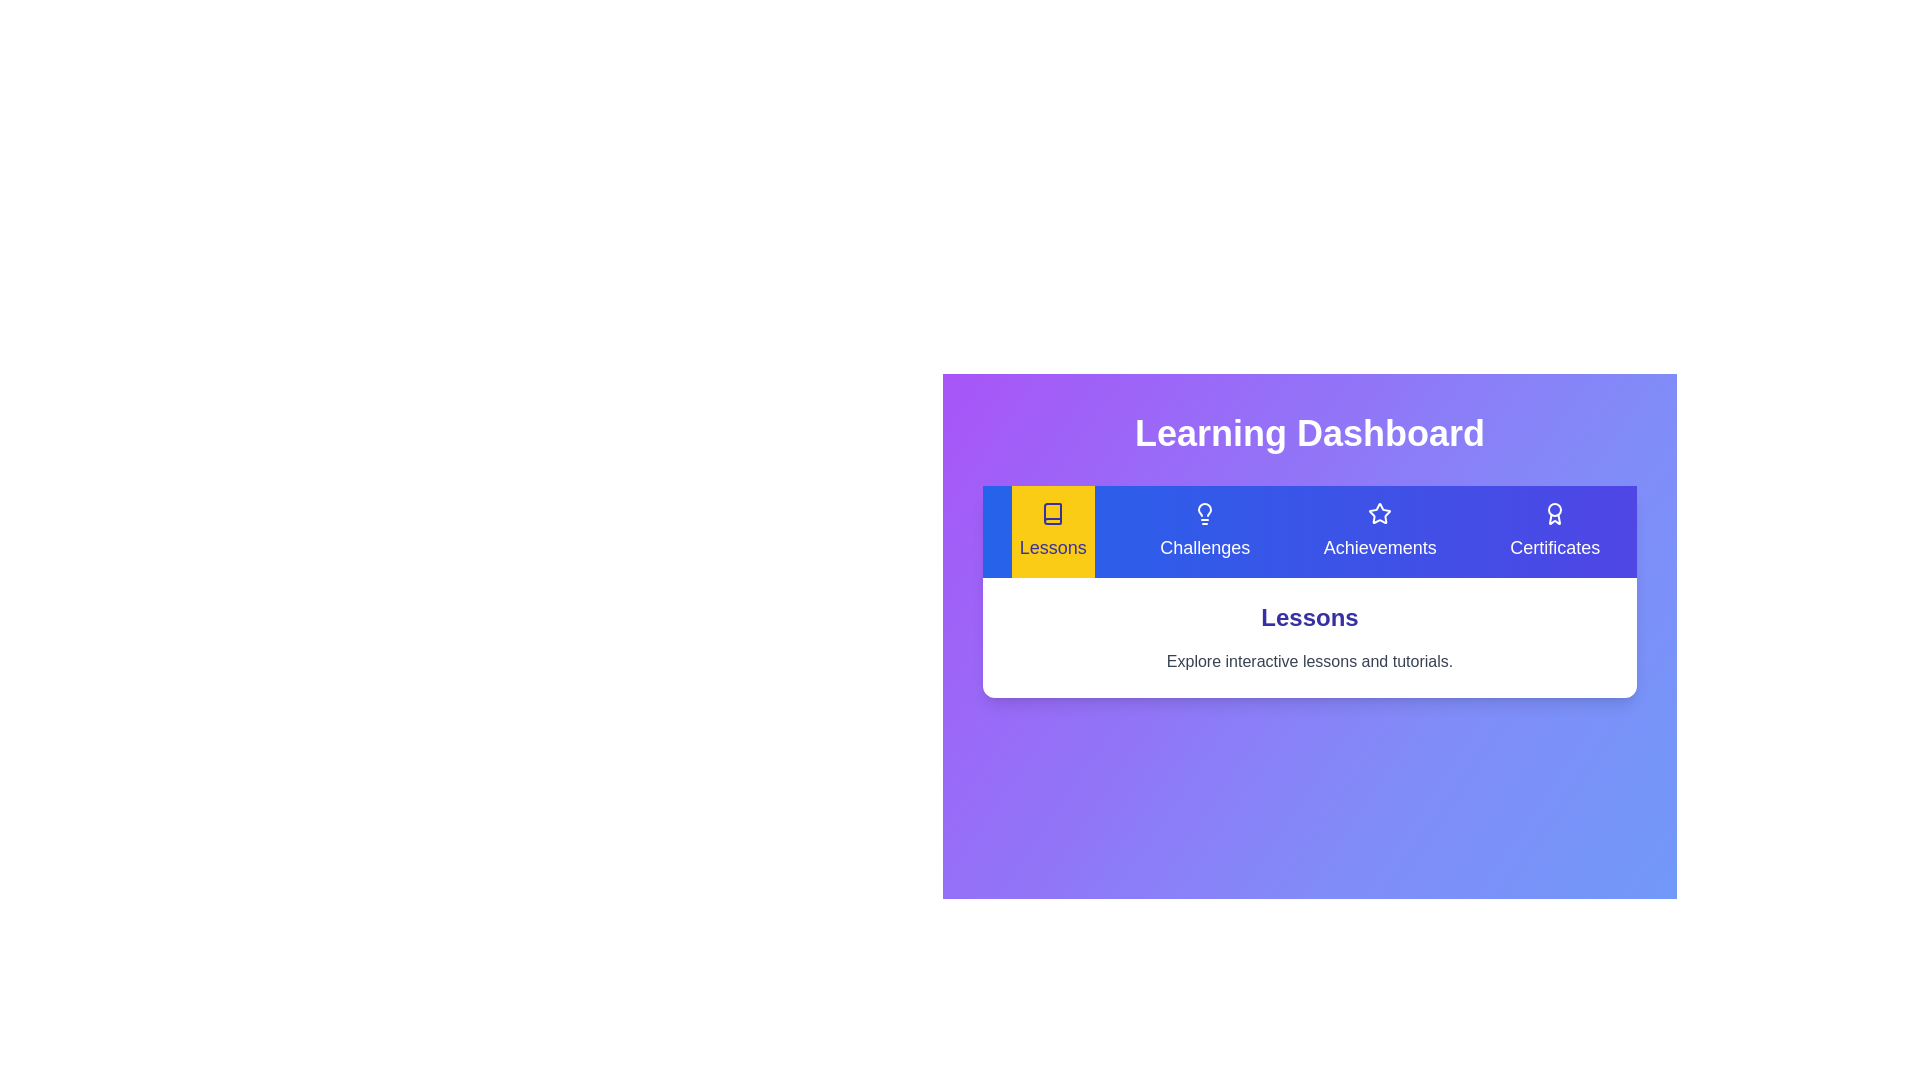  What do you see at coordinates (1554, 531) in the screenshot?
I see `the Certificates tab by clicking its button` at bounding box center [1554, 531].